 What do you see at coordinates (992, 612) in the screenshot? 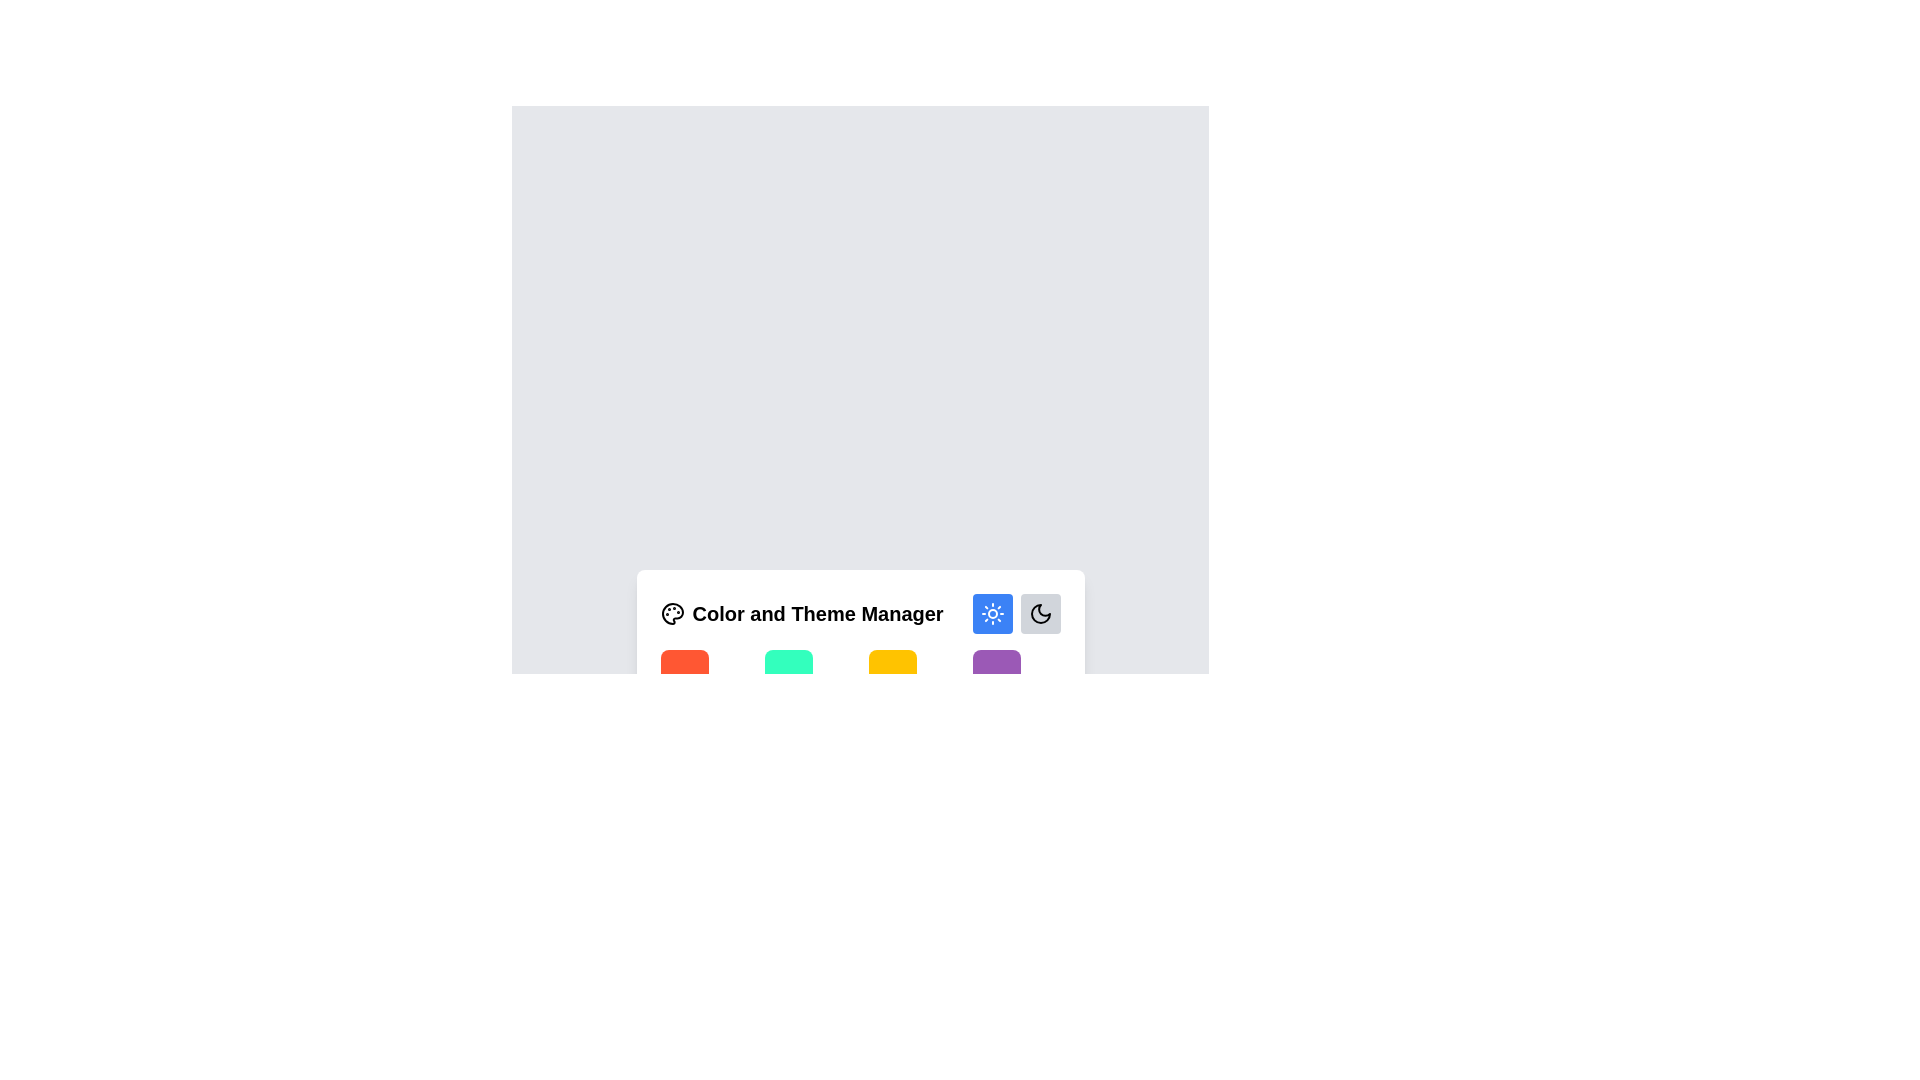
I see `the blue square button with a rounded border and a white sun icon` at bounding box center [992, 612].